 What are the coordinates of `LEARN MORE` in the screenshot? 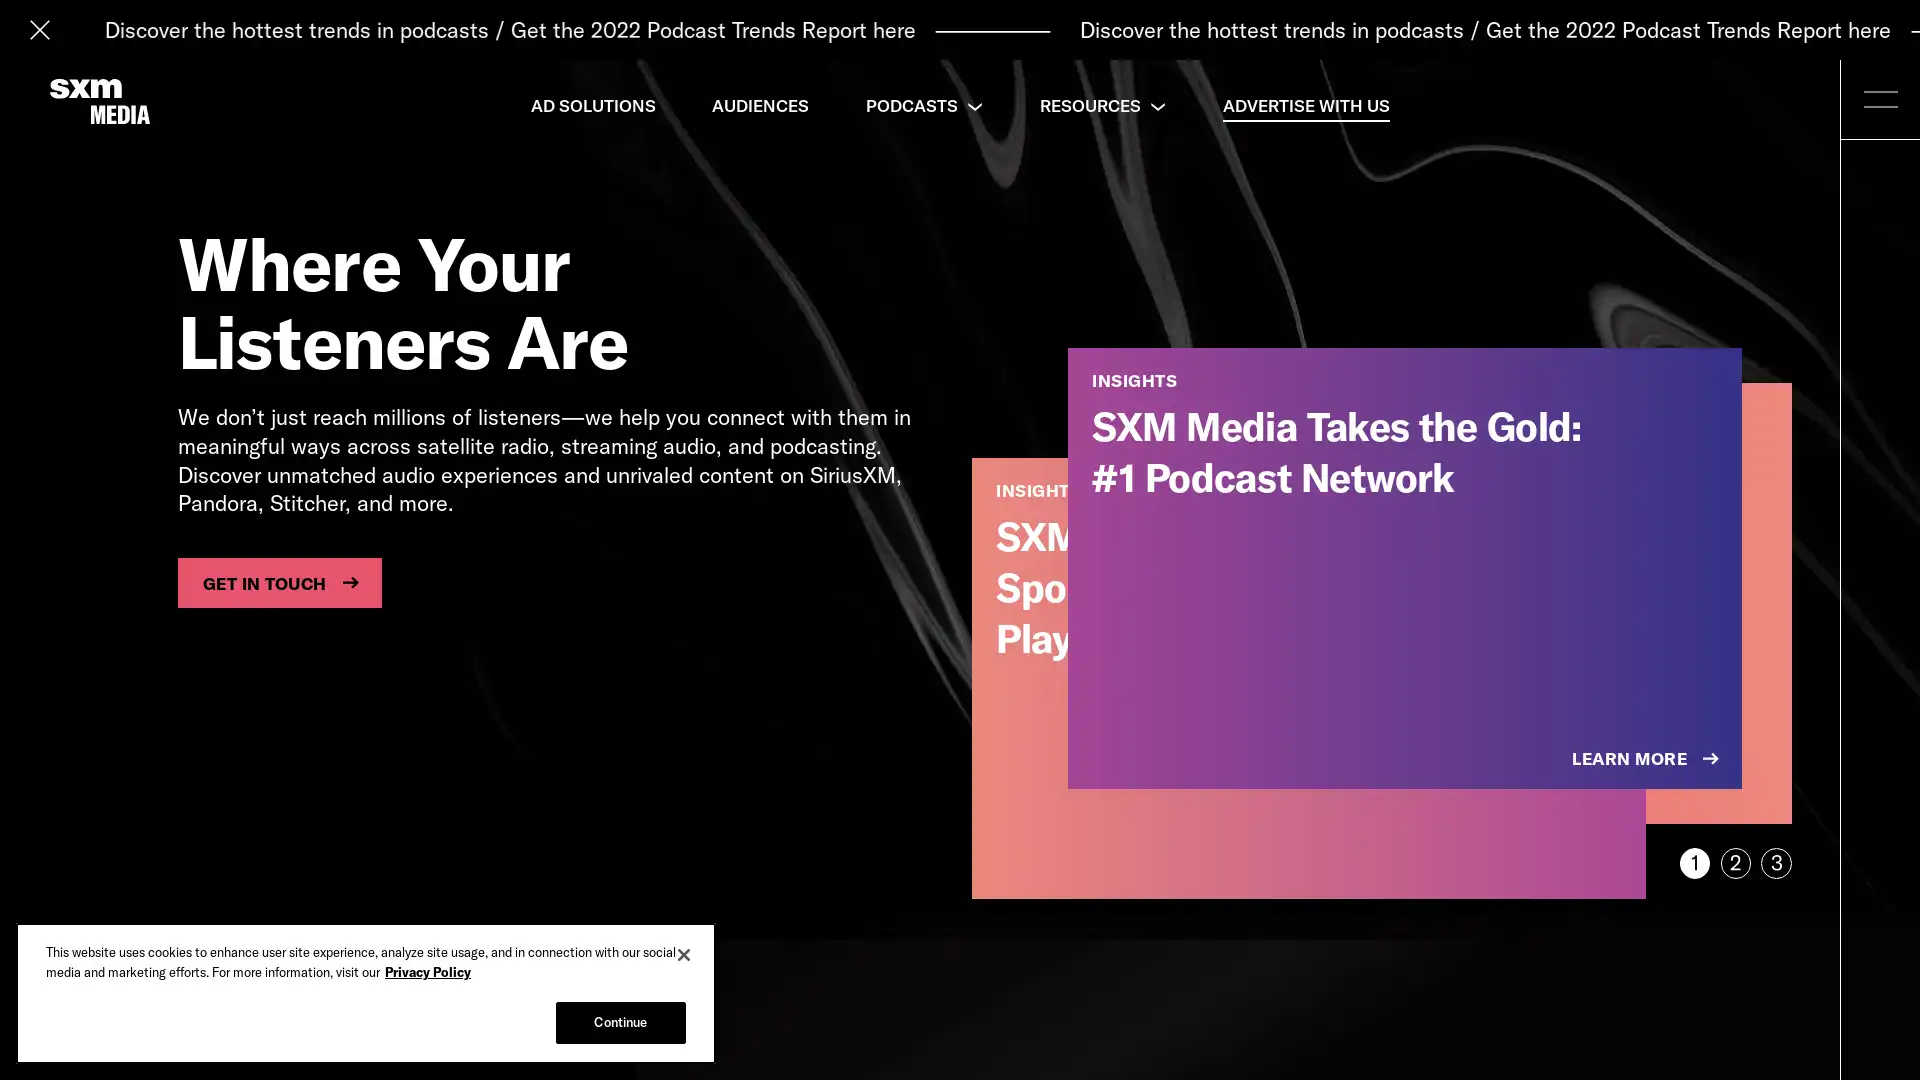 It's located at (1647, 759).